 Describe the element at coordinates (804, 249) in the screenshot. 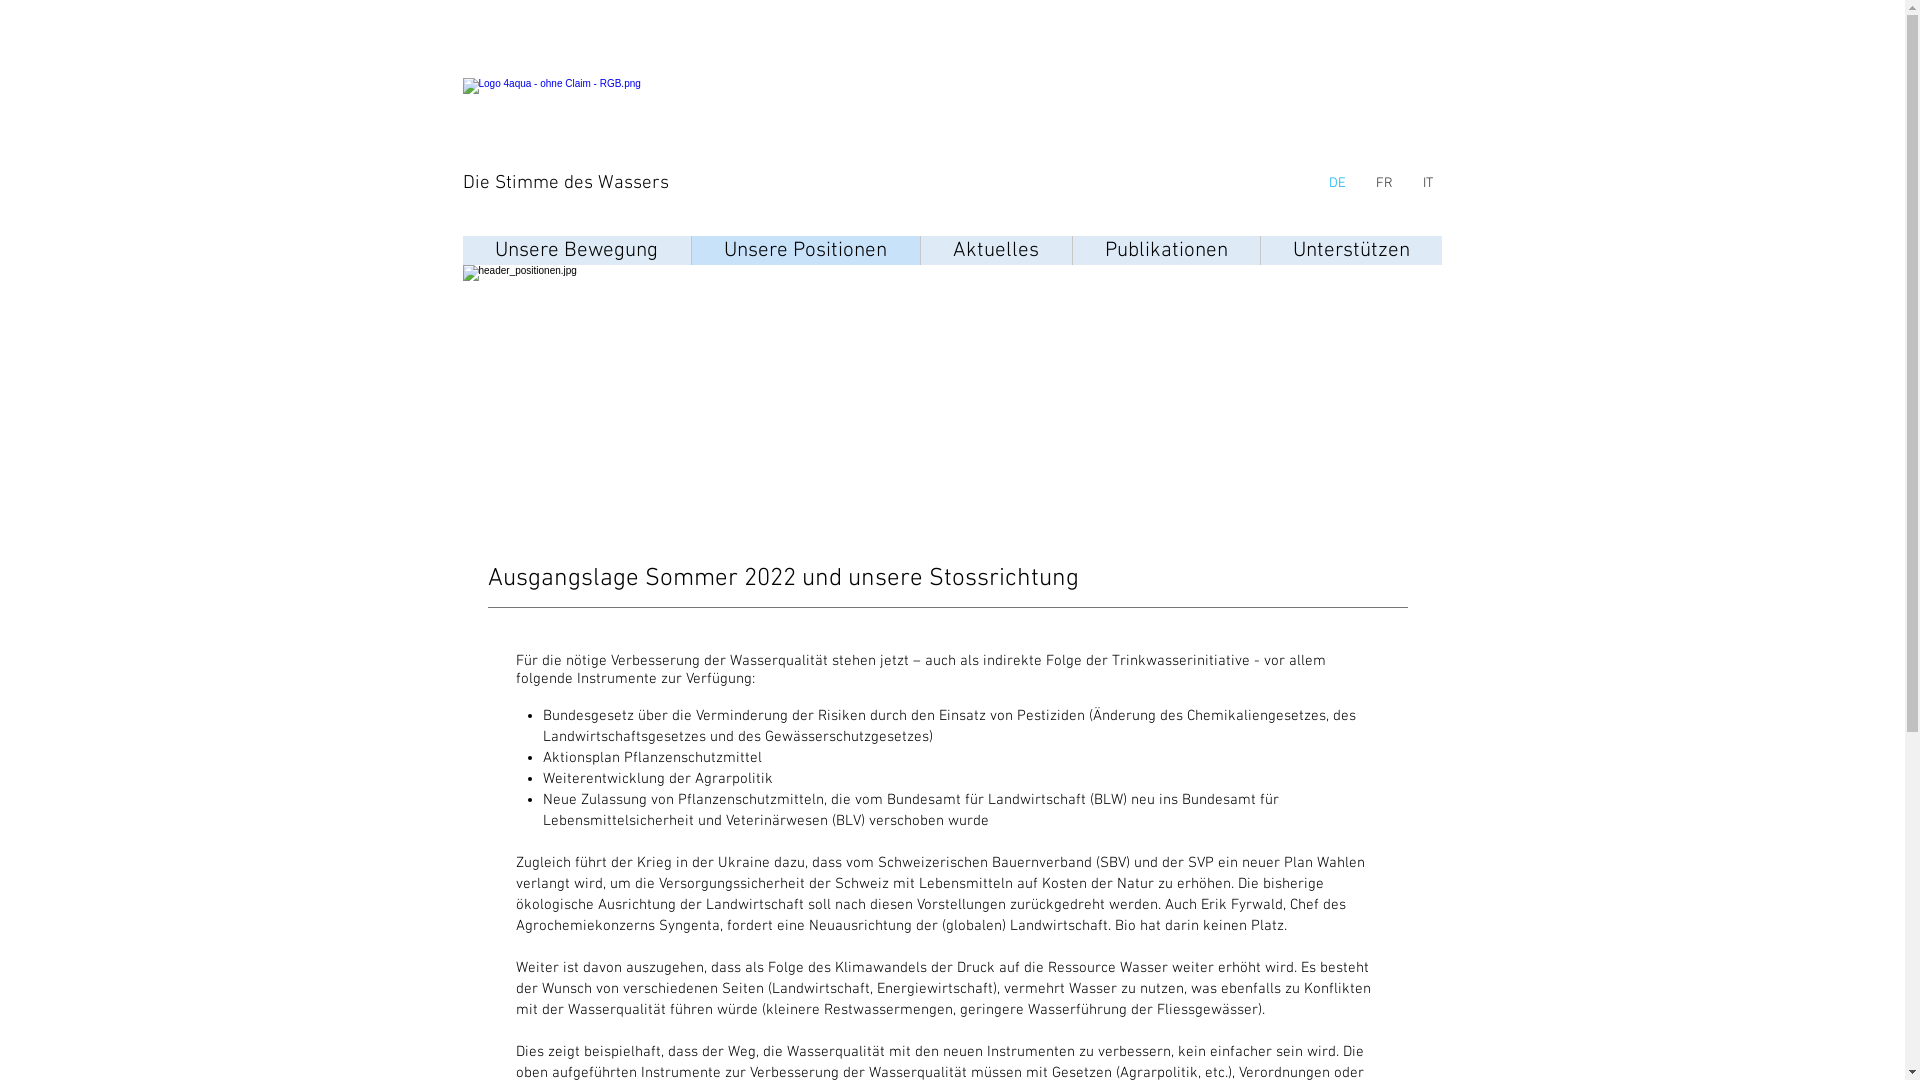

I see `'Unsere Positionen'` at that location.